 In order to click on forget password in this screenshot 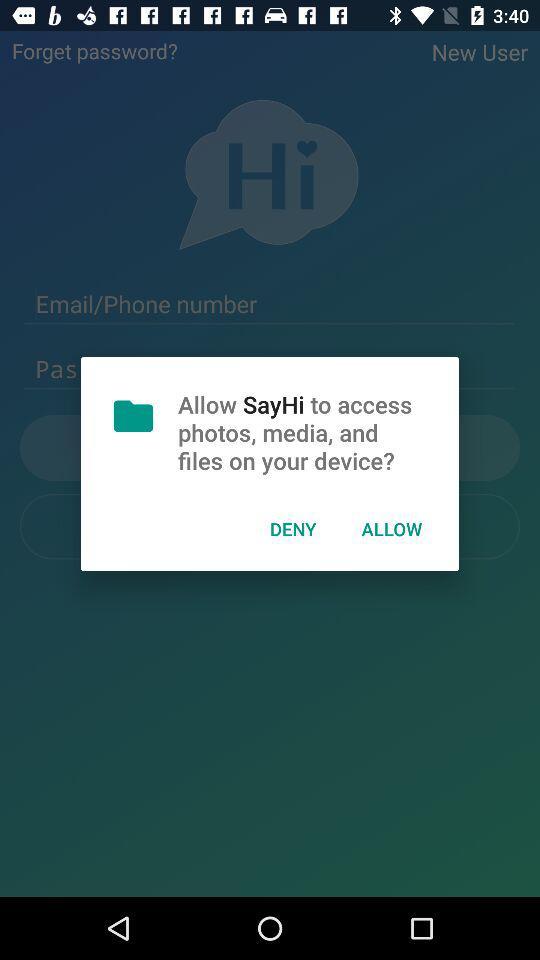, I will do `click(93, 49)`.